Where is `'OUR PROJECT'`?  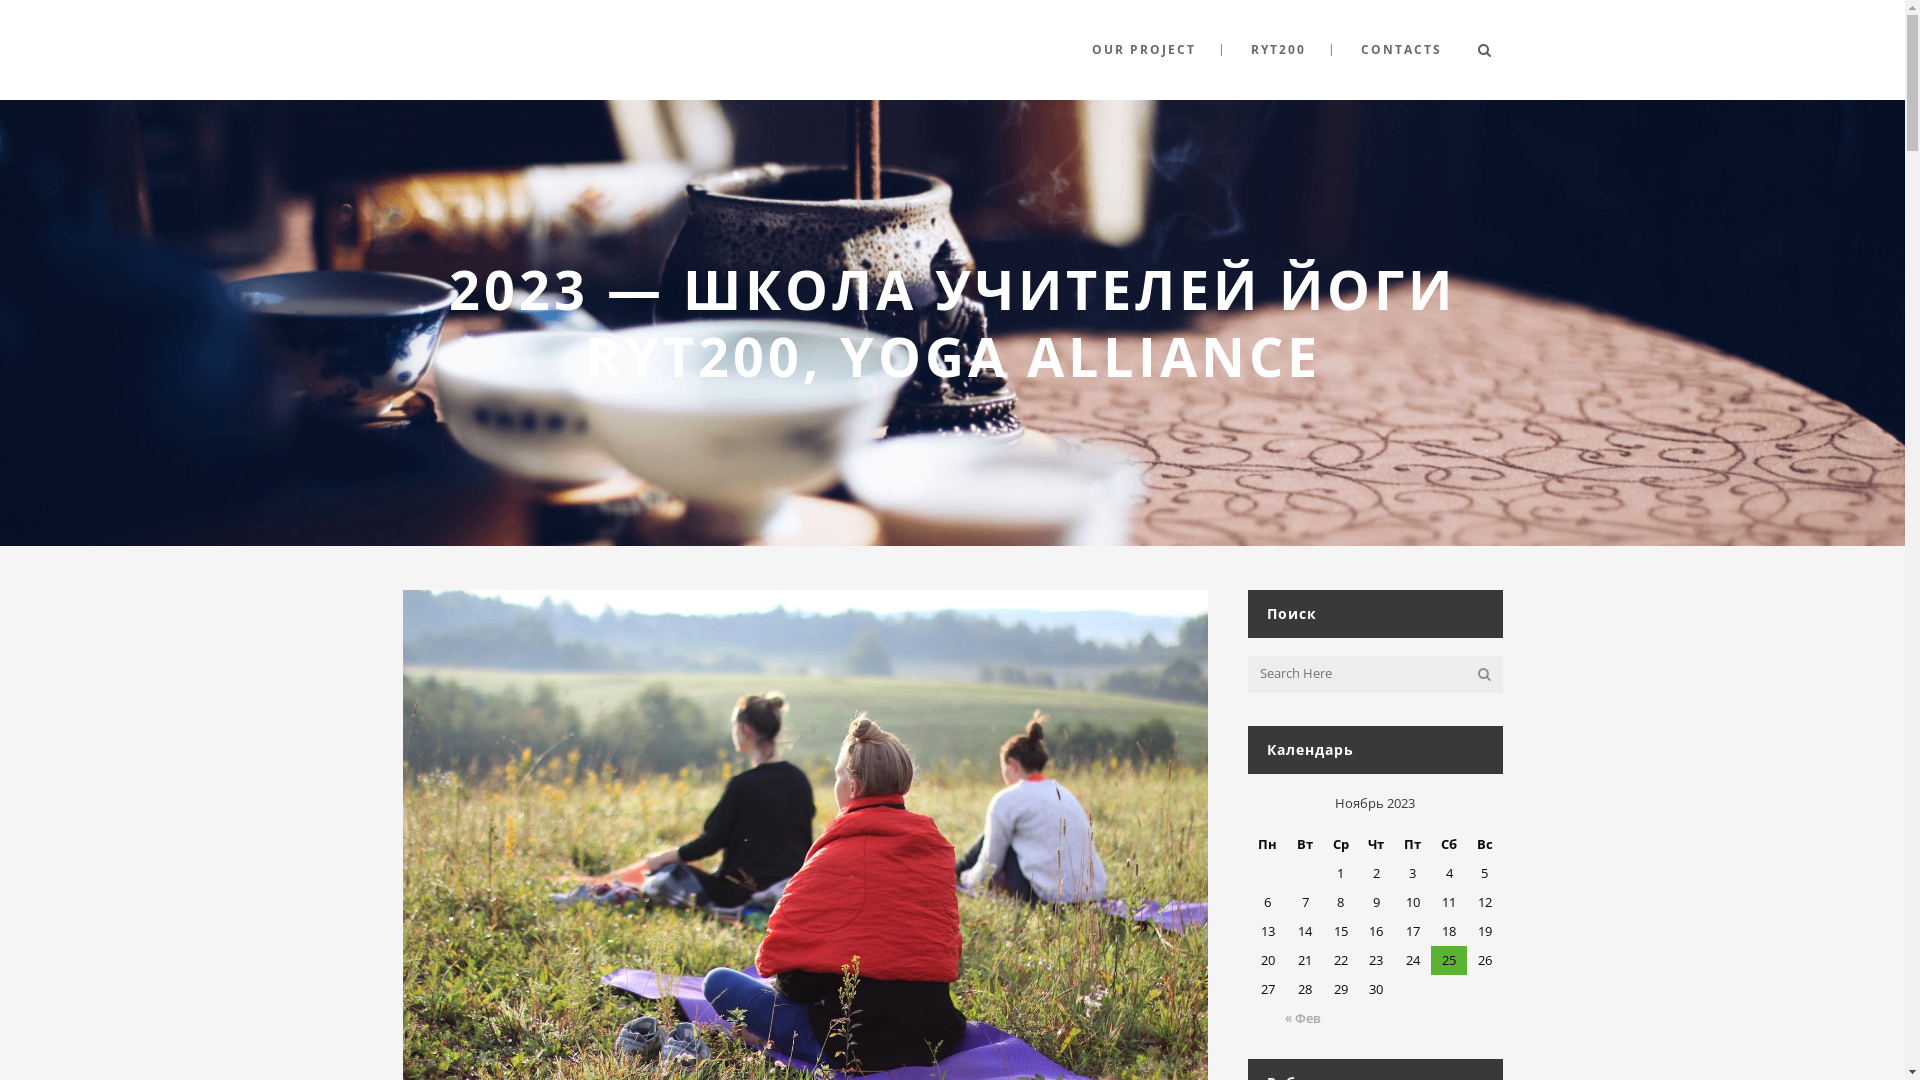 'OUR PROJECT' is located at coordinates (1067, 49).